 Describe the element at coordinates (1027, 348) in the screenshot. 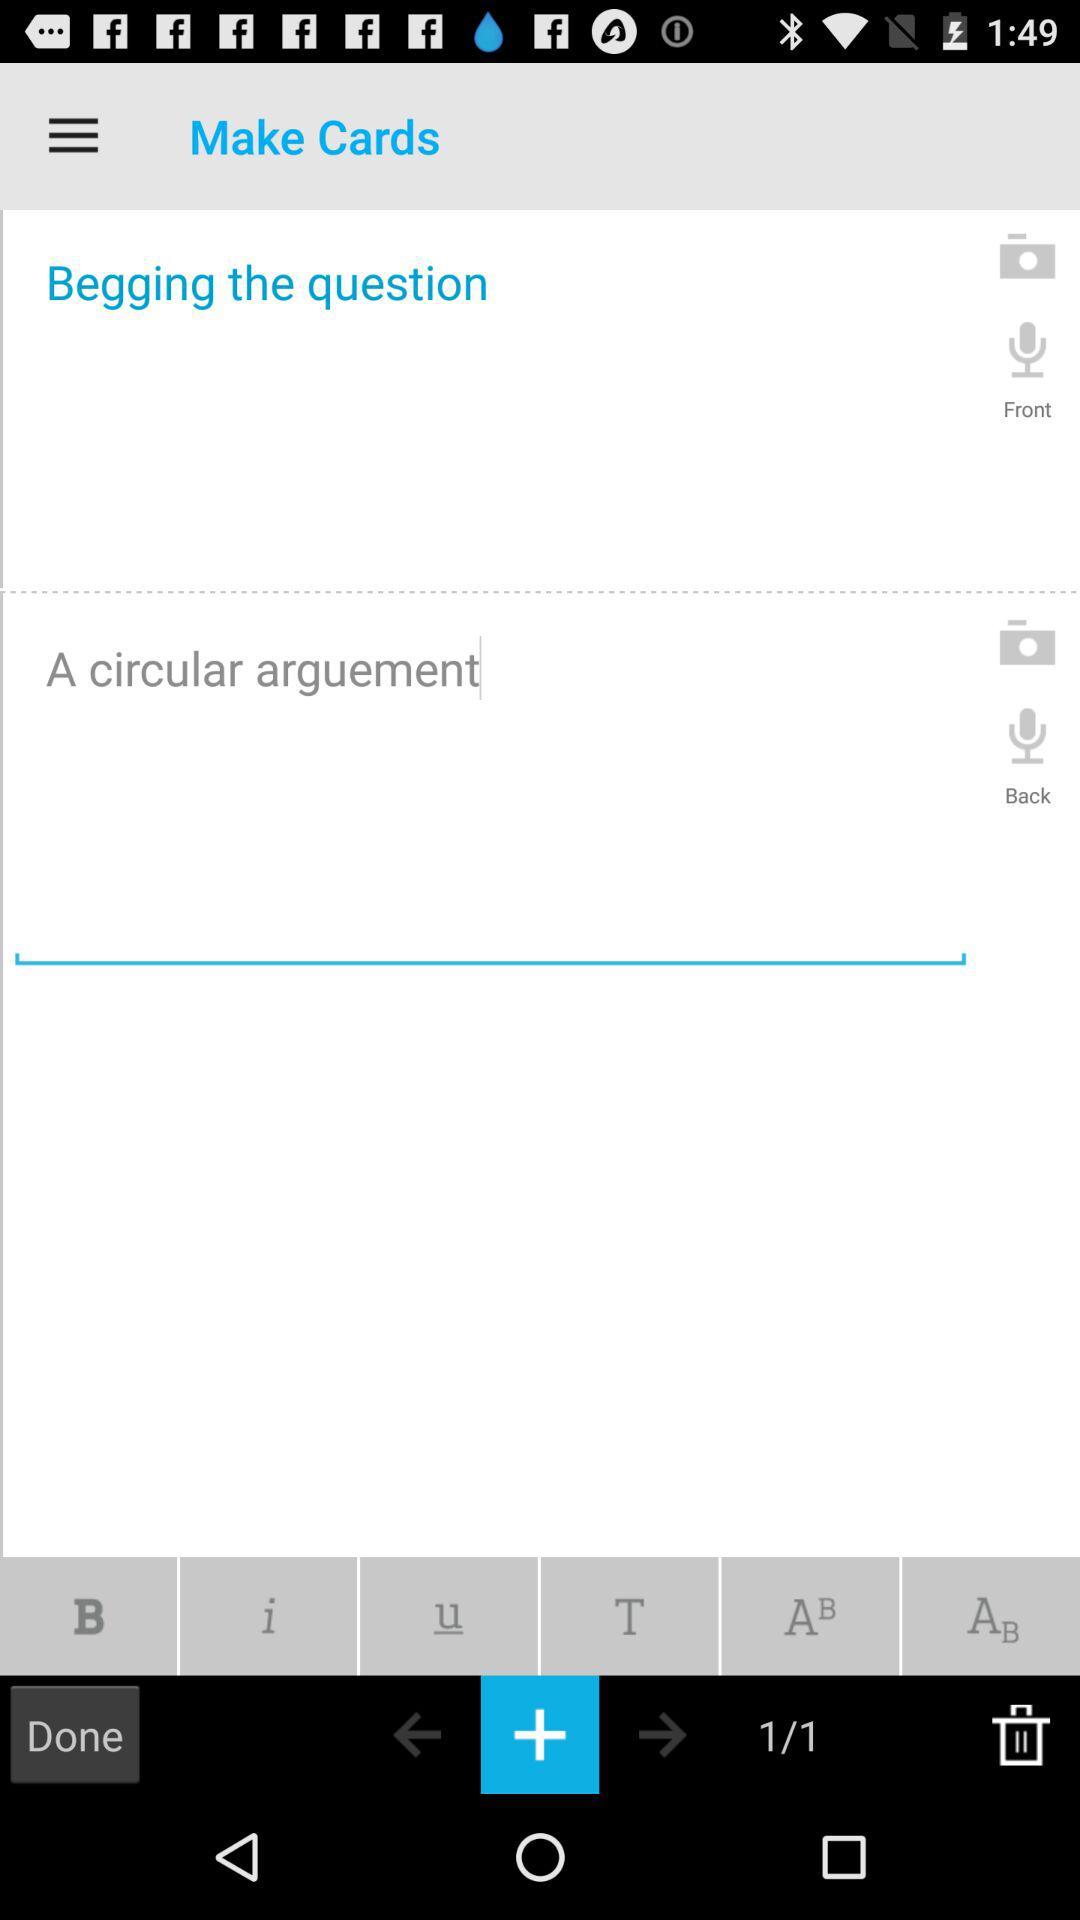

I see `the mic icon in the first row` at that location.